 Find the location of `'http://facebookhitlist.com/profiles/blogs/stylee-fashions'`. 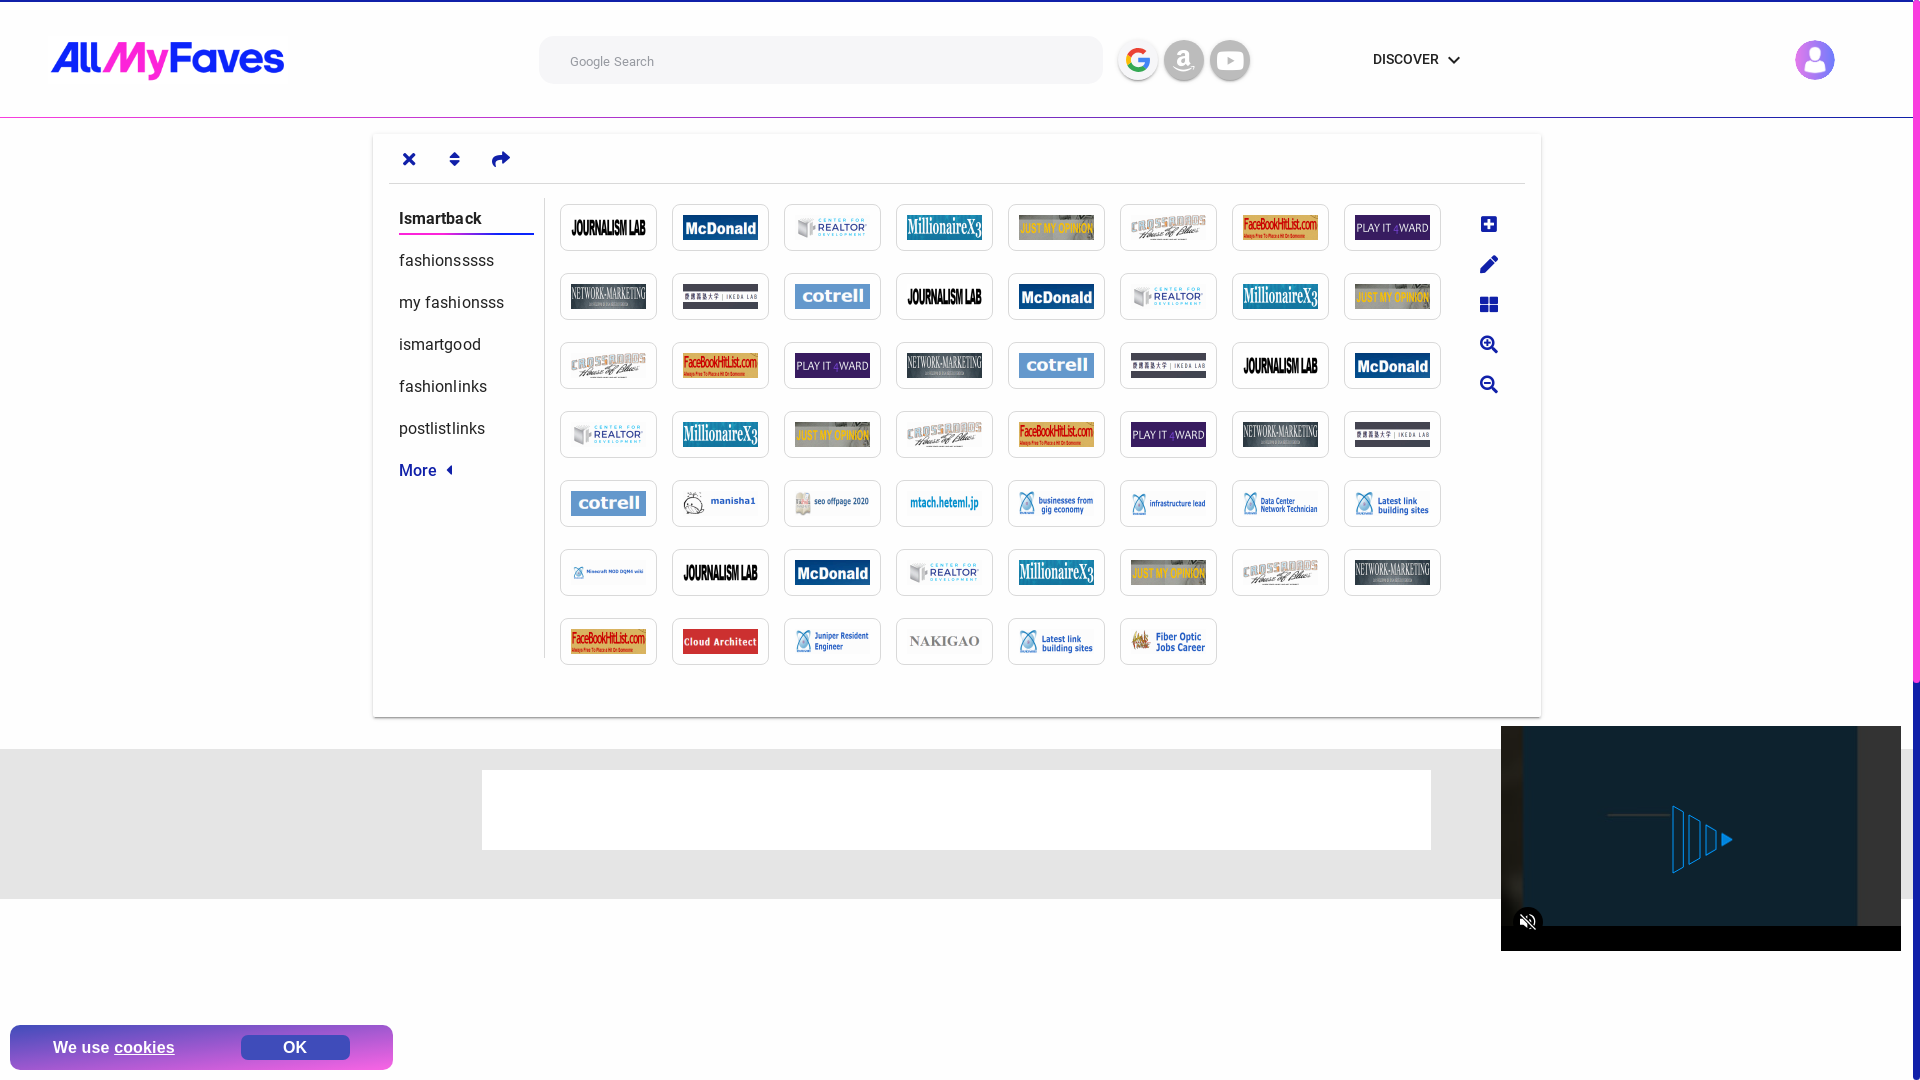

'http://facebookhitlist.com/profiles/blogs/stylee-fashions' is located at coordinates (672, 365).